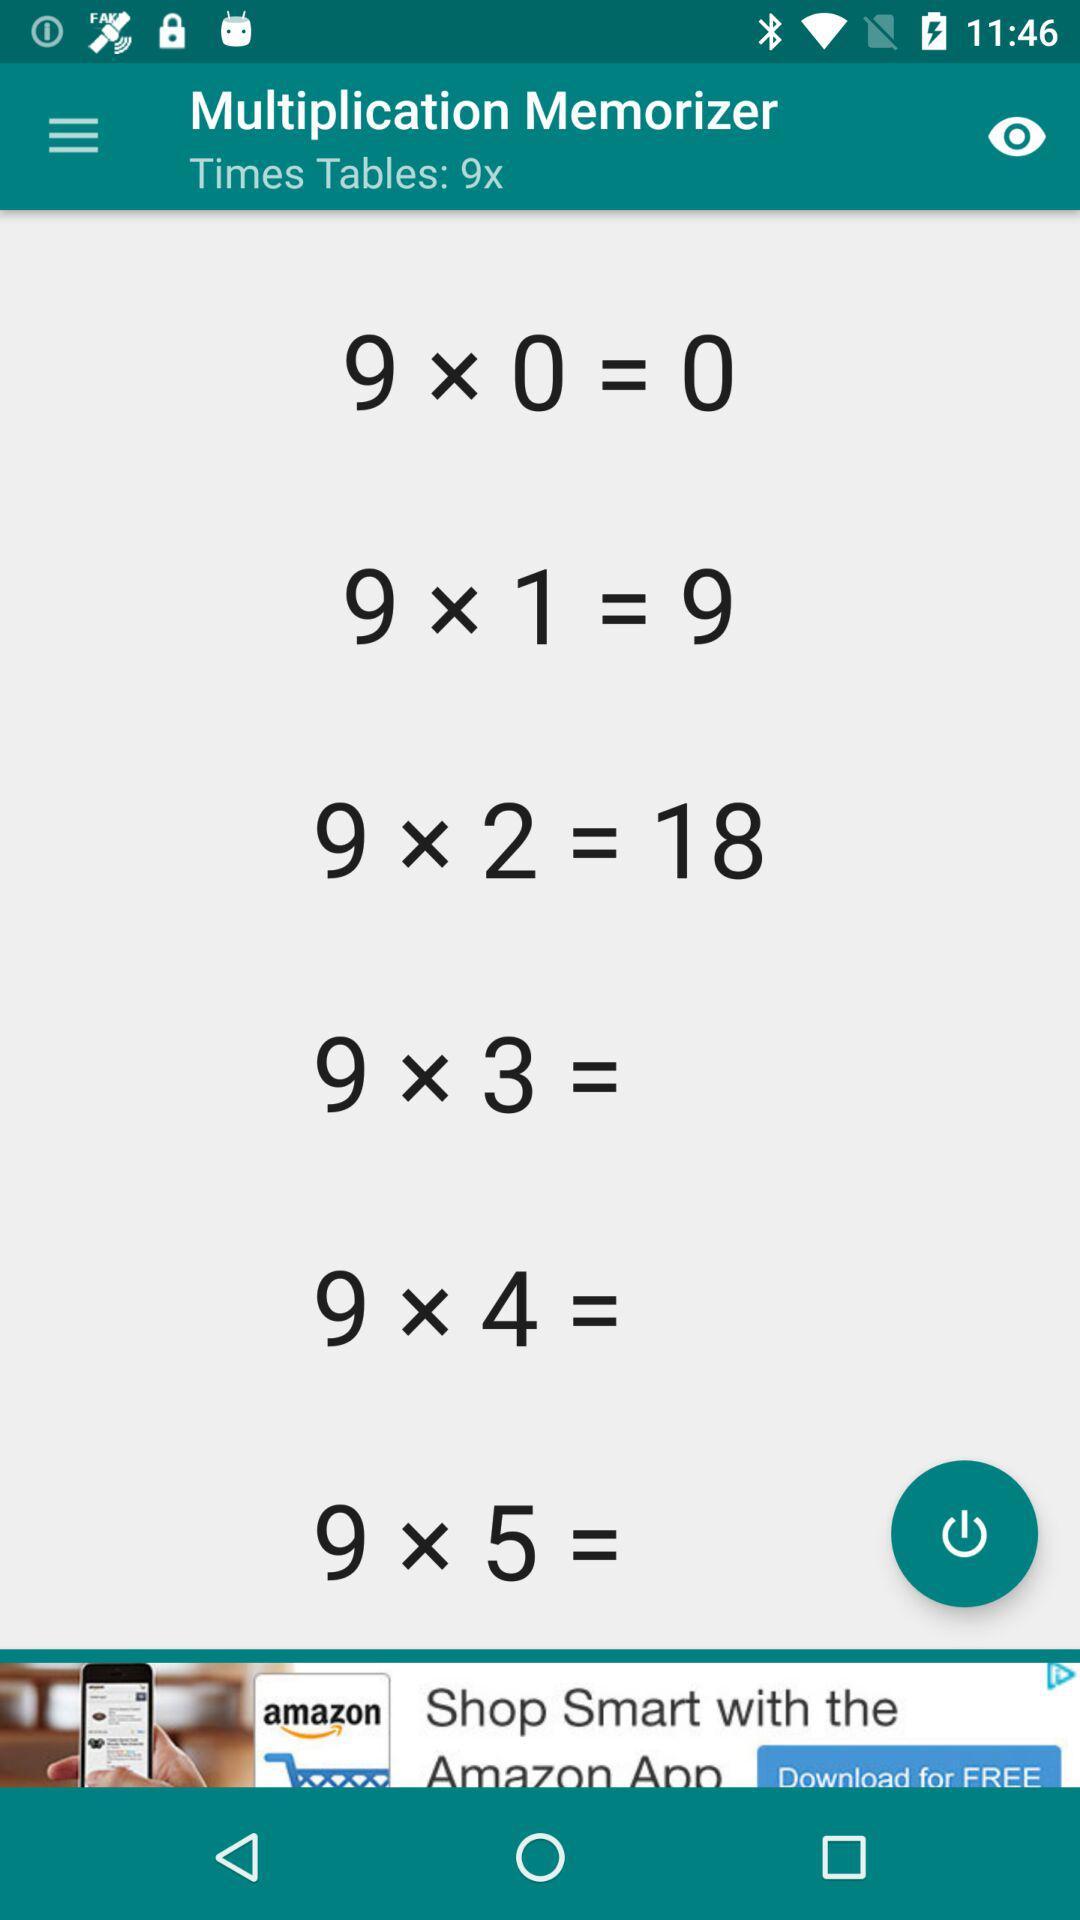 The width and height of the screenshot is (1080, 1920). Describe the element at coordinates (963, 1532) in the screenshot. I see `the power icon` at that location.